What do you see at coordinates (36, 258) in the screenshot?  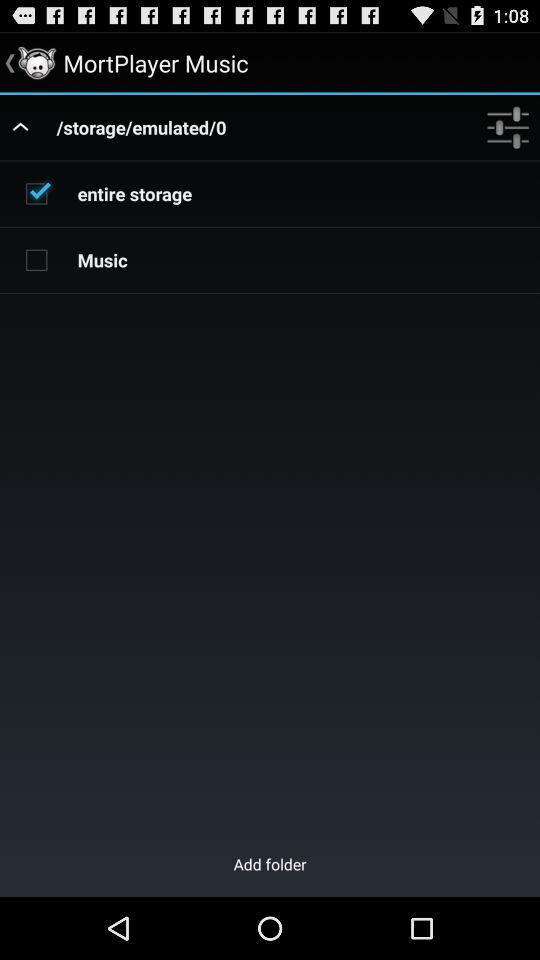 I see `check music` at bounding box center [36, 258].